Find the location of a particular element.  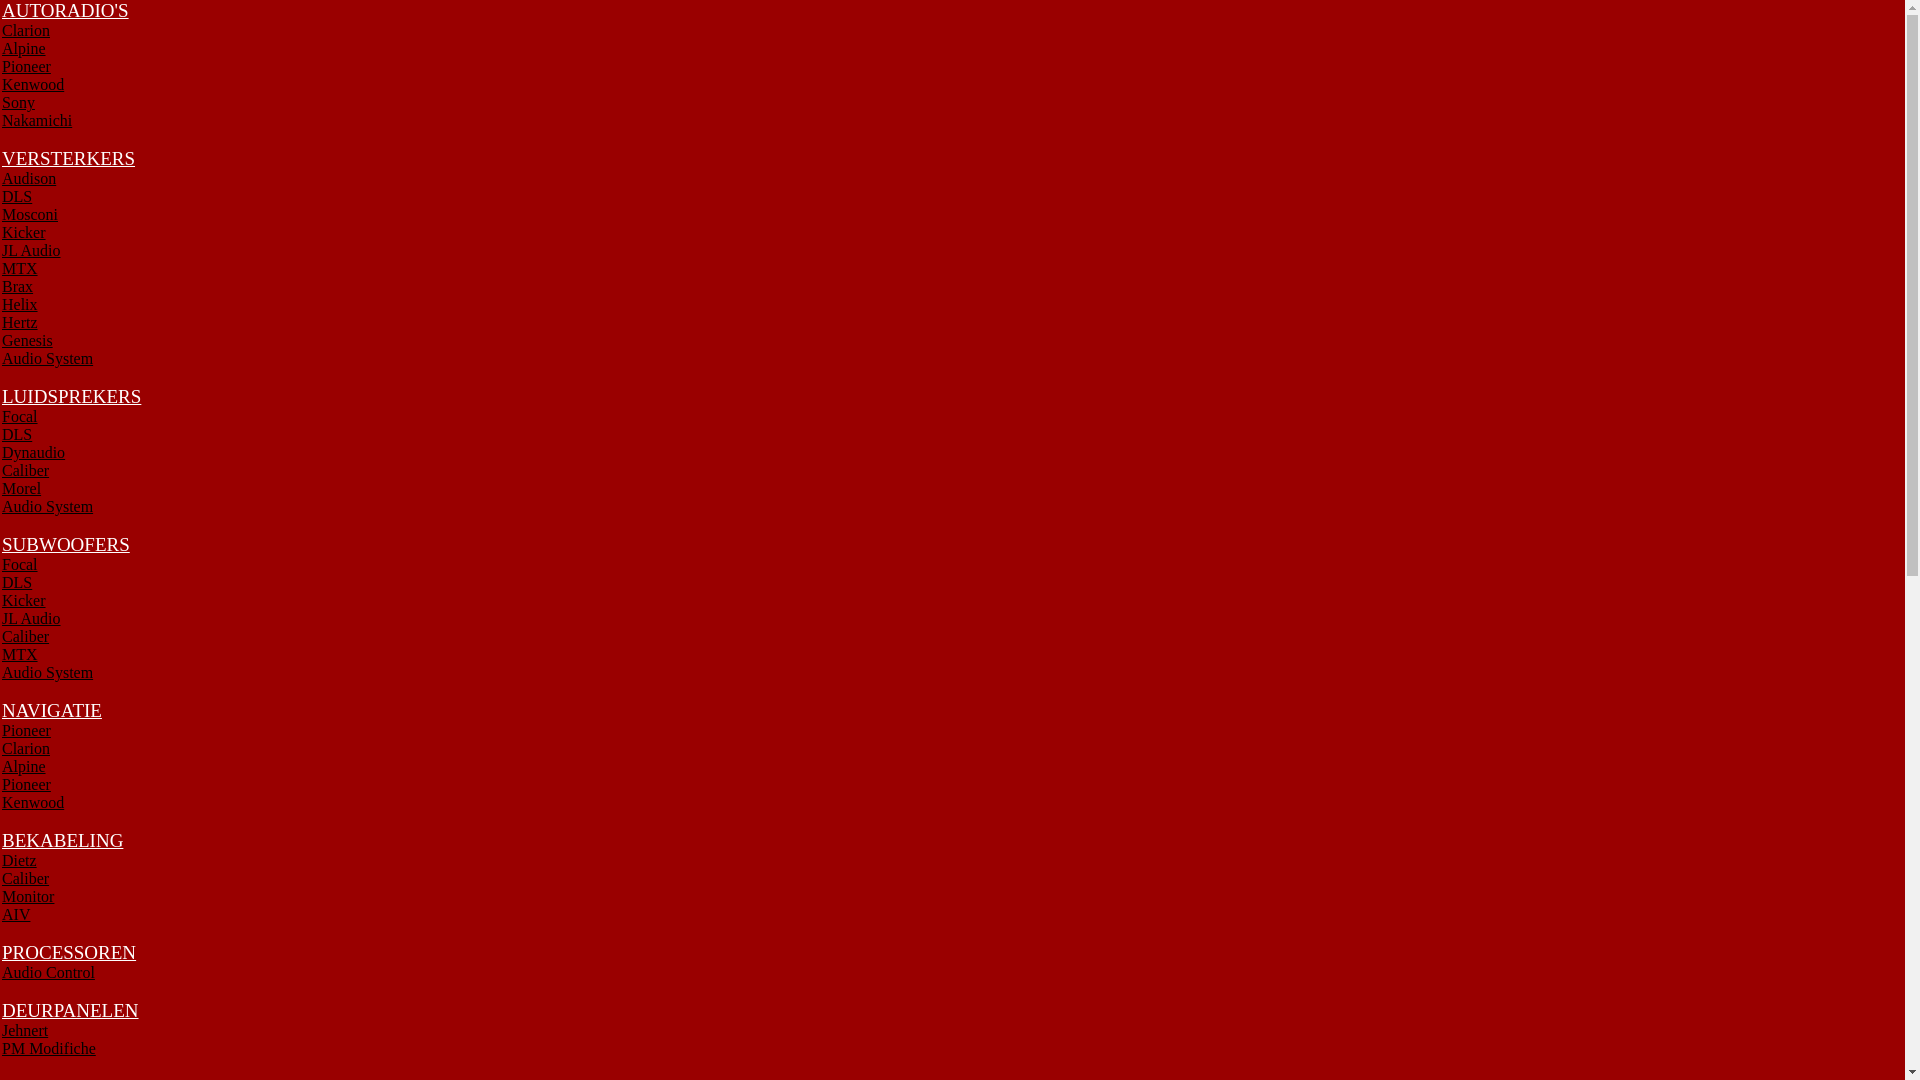

'Pioneer' is located at coordinates (26, 783).